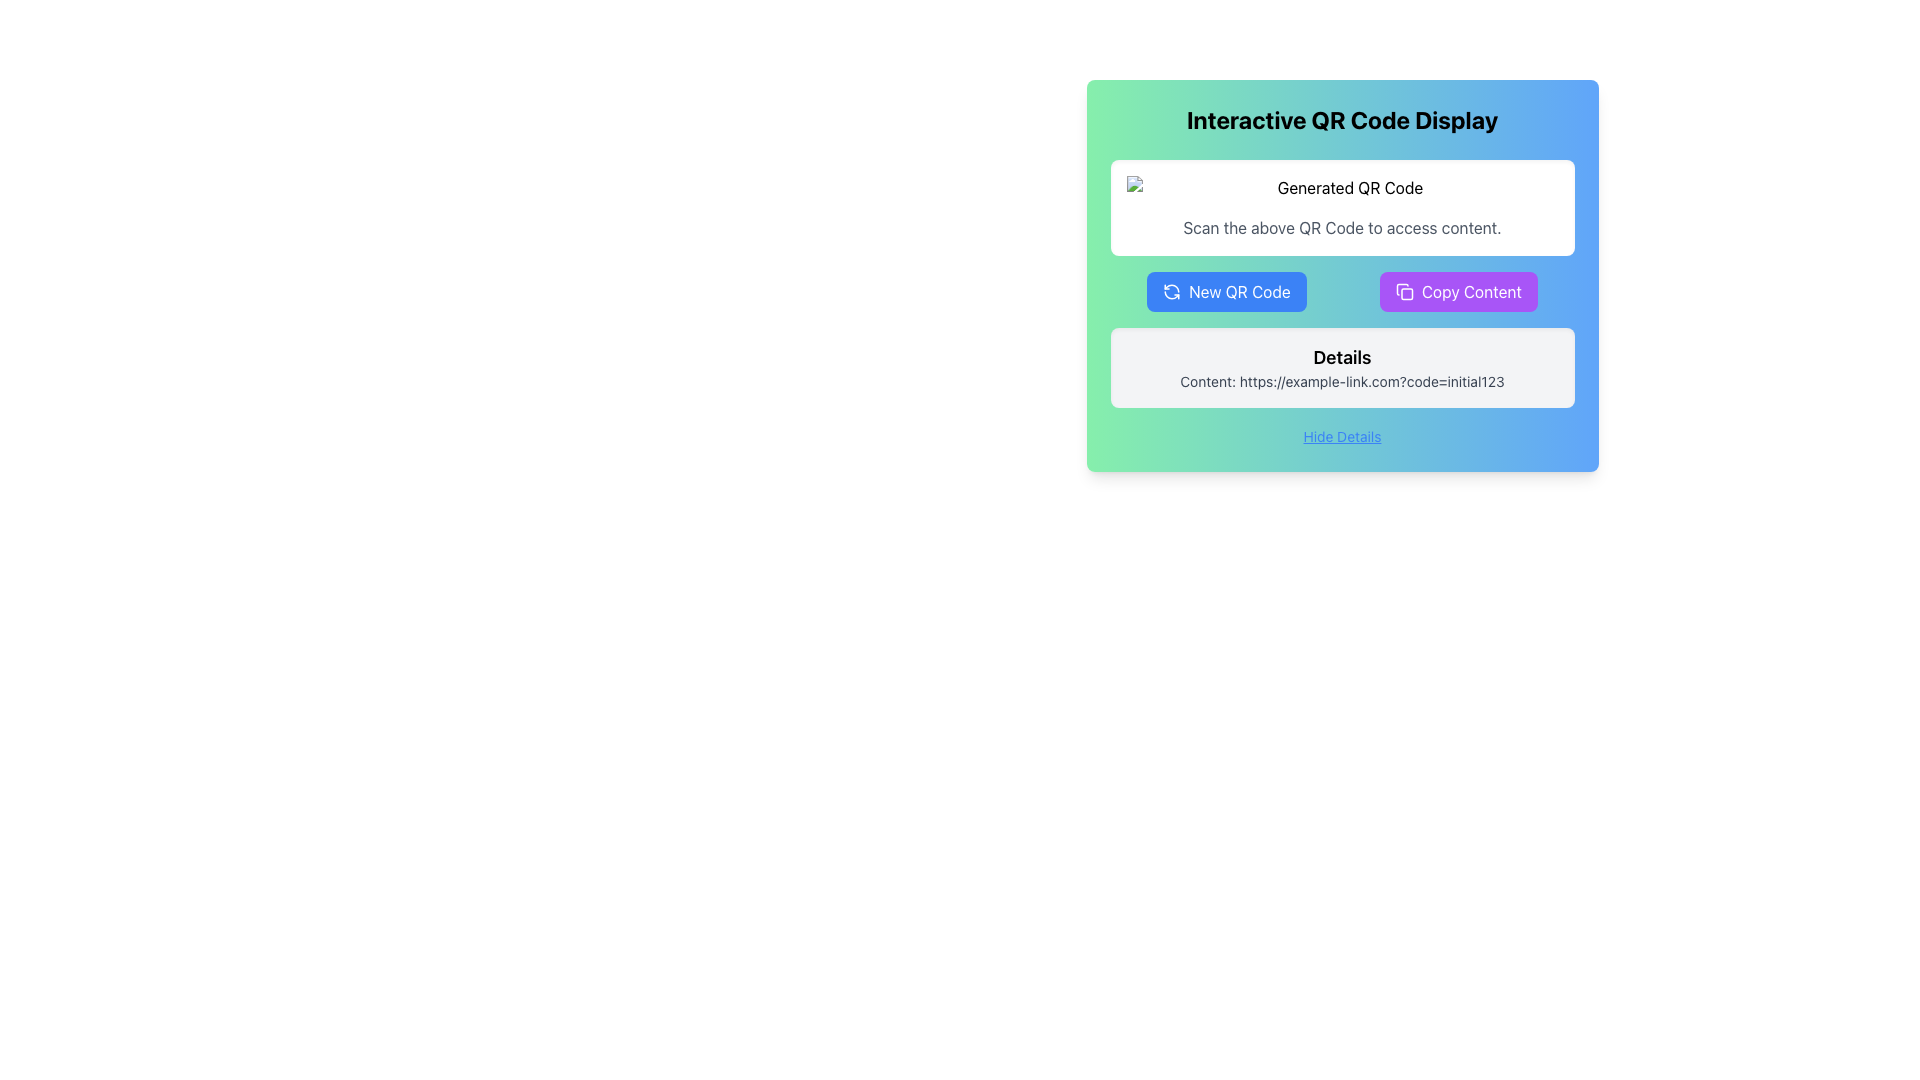 The width and height of the screenshot is (1920, 1080). Describe the element at coordinates (1458, 292) in the screenshot. I see `the button to copy the content associated with the displayed QR code, which is located to the right of the 'New QR Code' button in the middle section of the panel` at that location.